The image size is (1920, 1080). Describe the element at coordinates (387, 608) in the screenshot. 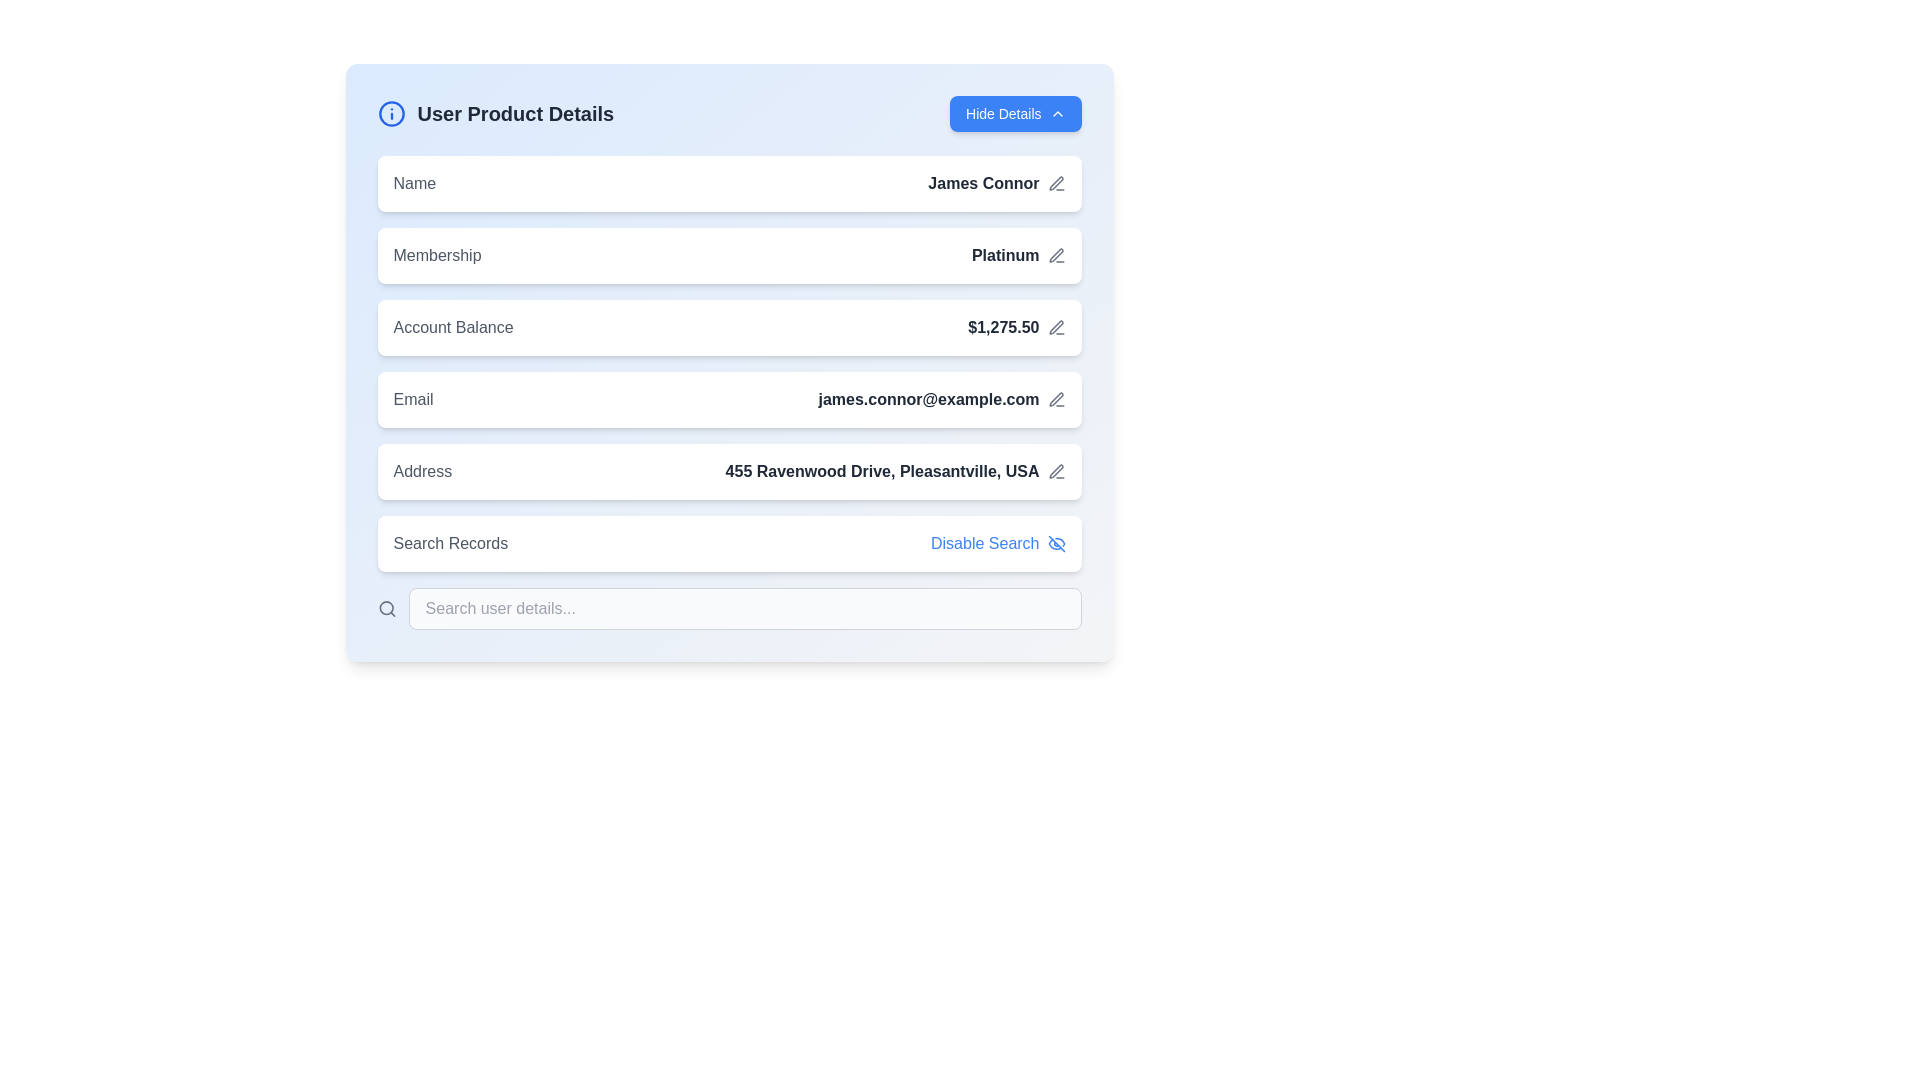

I see `the search icon located to the immediate left of the 'Search user details...' input field, which serves as a decorative indicator for the search function` at that location.